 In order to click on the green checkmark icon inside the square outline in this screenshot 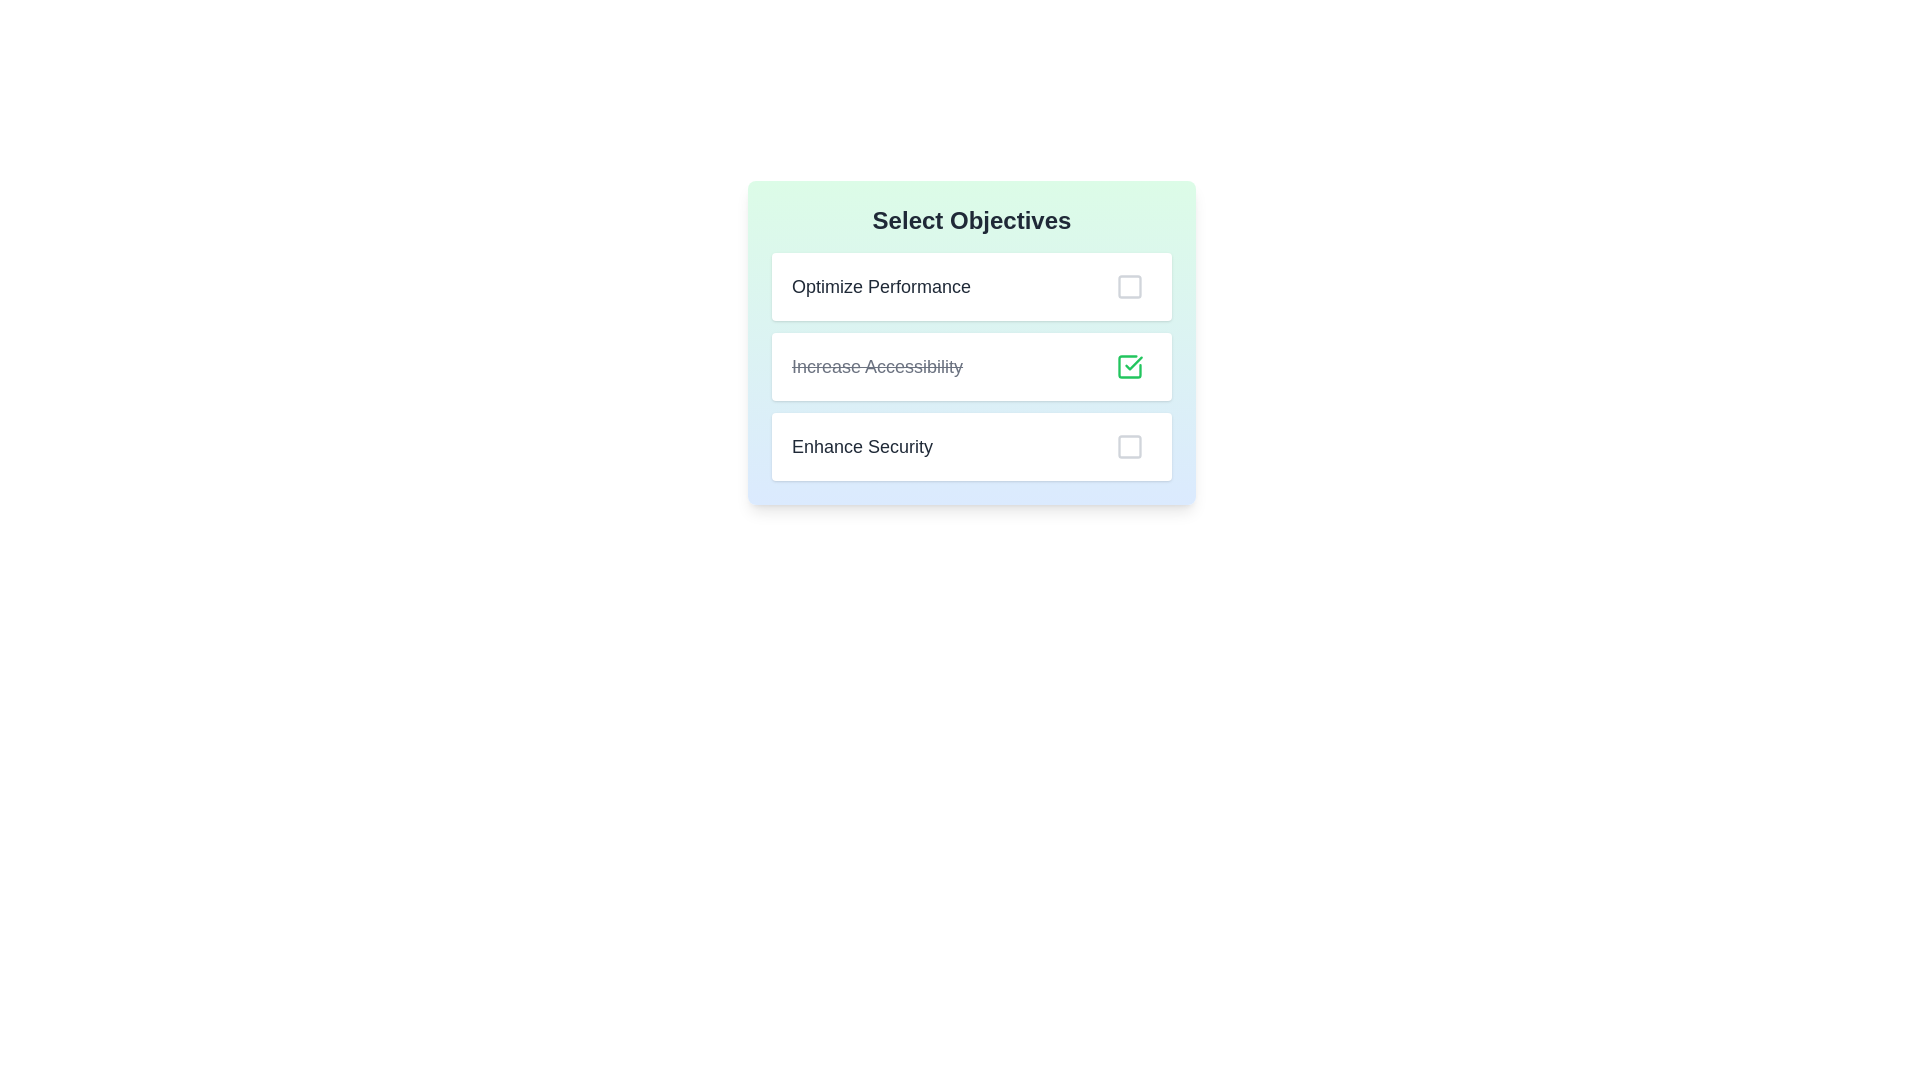, I will do `click(1129, 366)`.